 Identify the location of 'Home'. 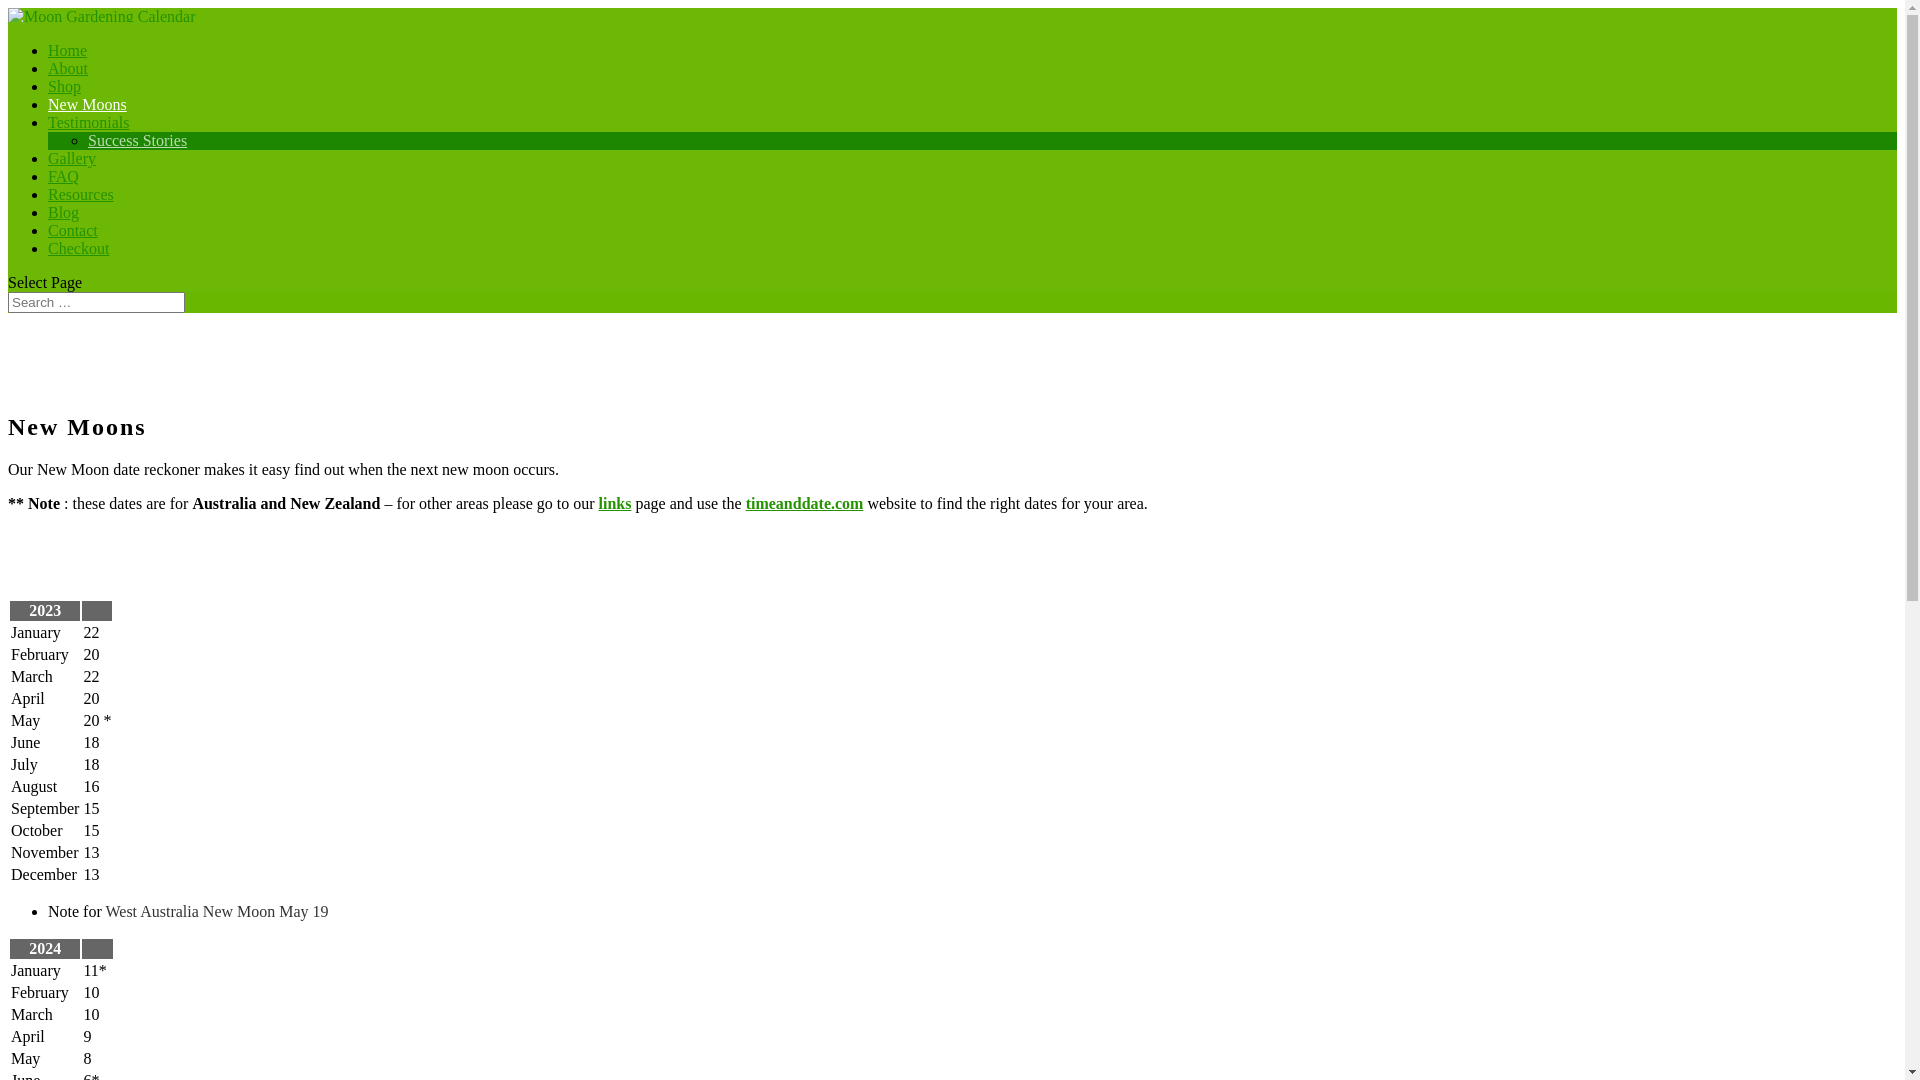
(67, 58).